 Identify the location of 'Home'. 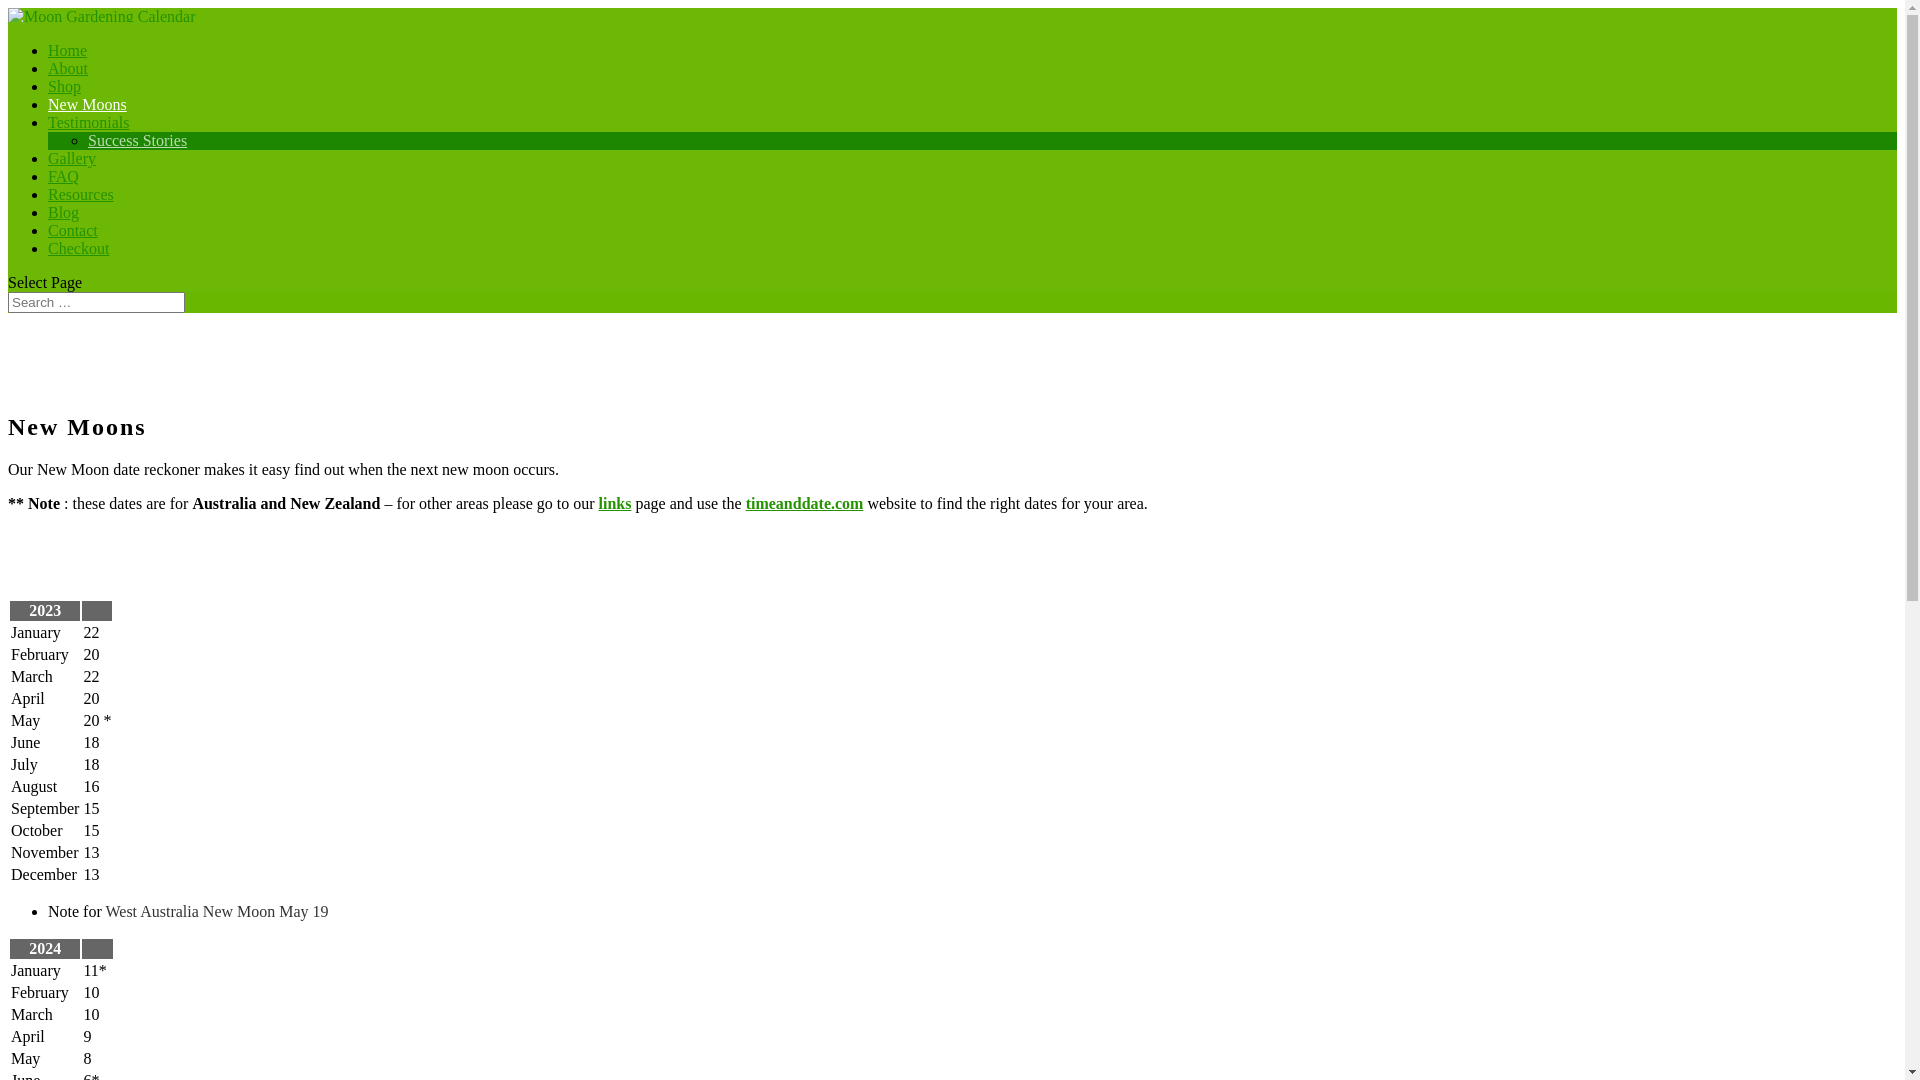
(67, 58).